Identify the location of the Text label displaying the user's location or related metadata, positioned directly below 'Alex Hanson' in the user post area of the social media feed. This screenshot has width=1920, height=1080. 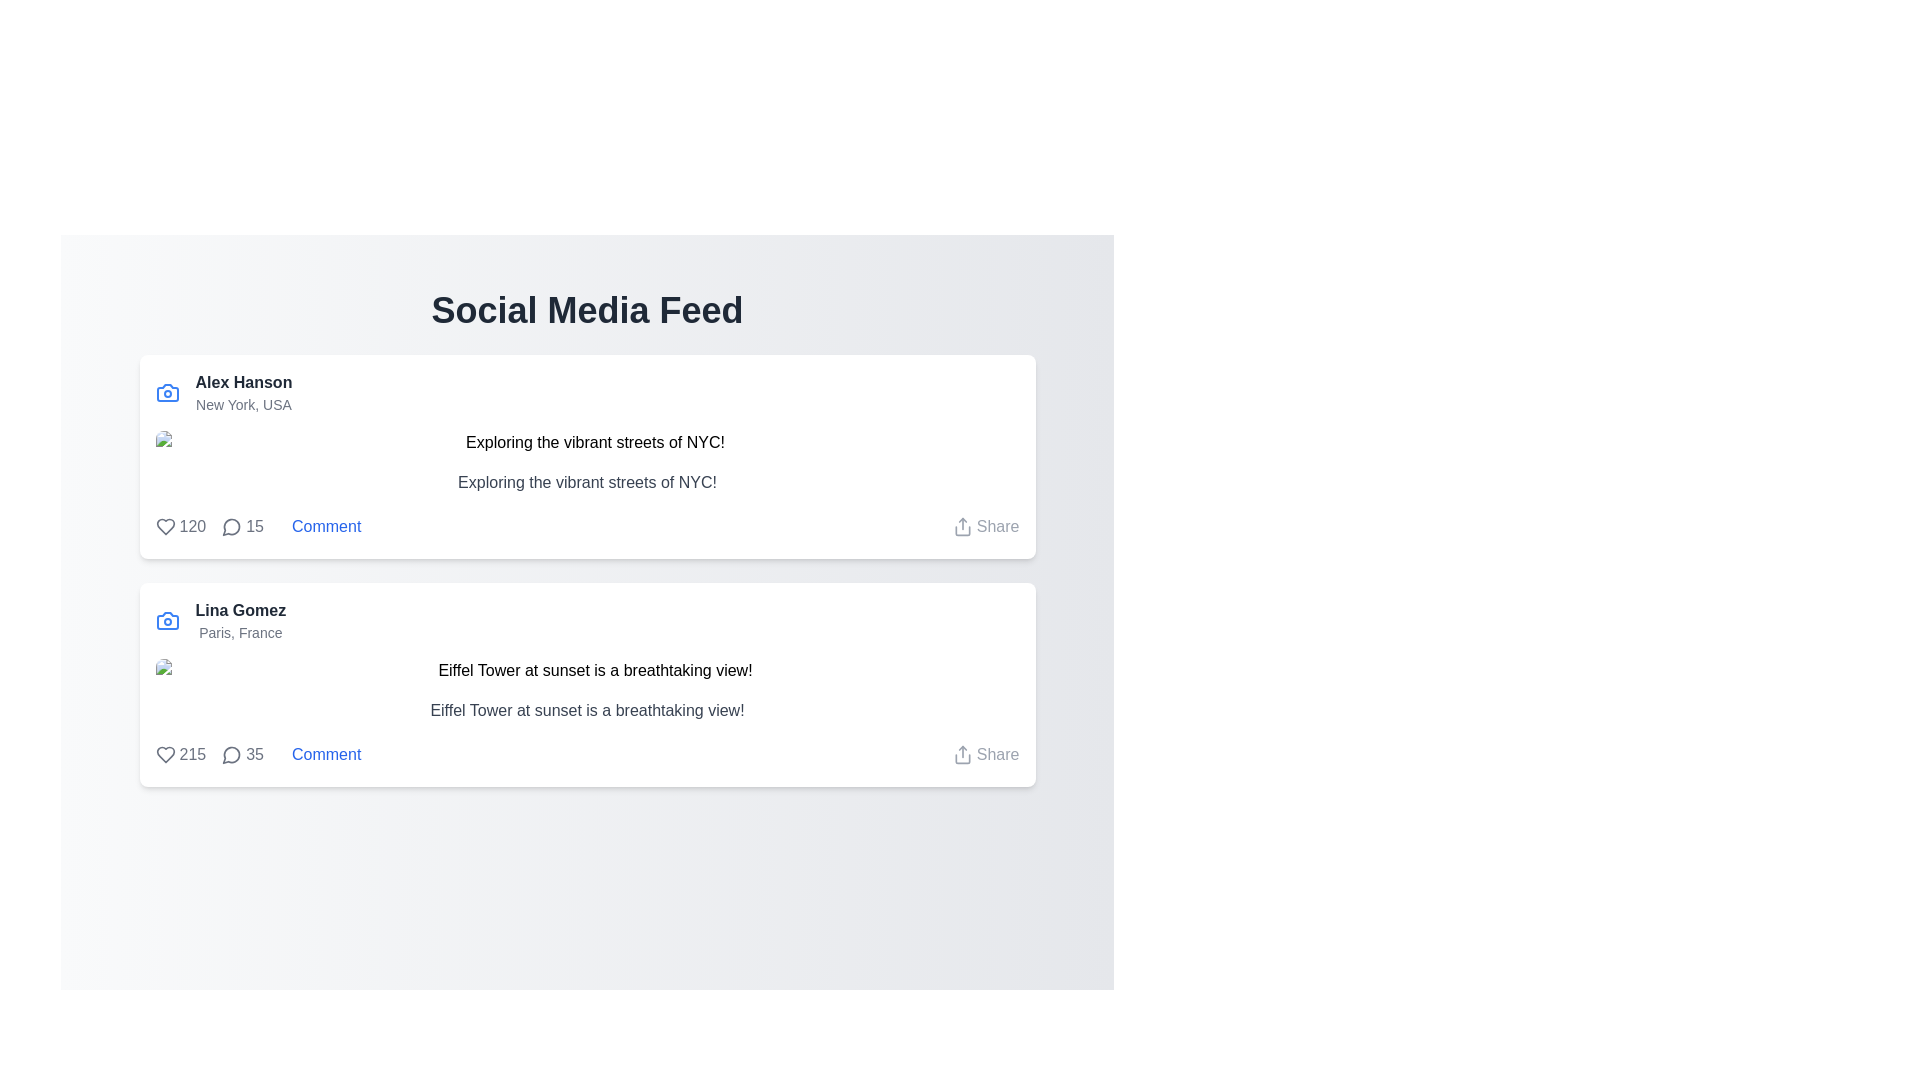
(243, 405).